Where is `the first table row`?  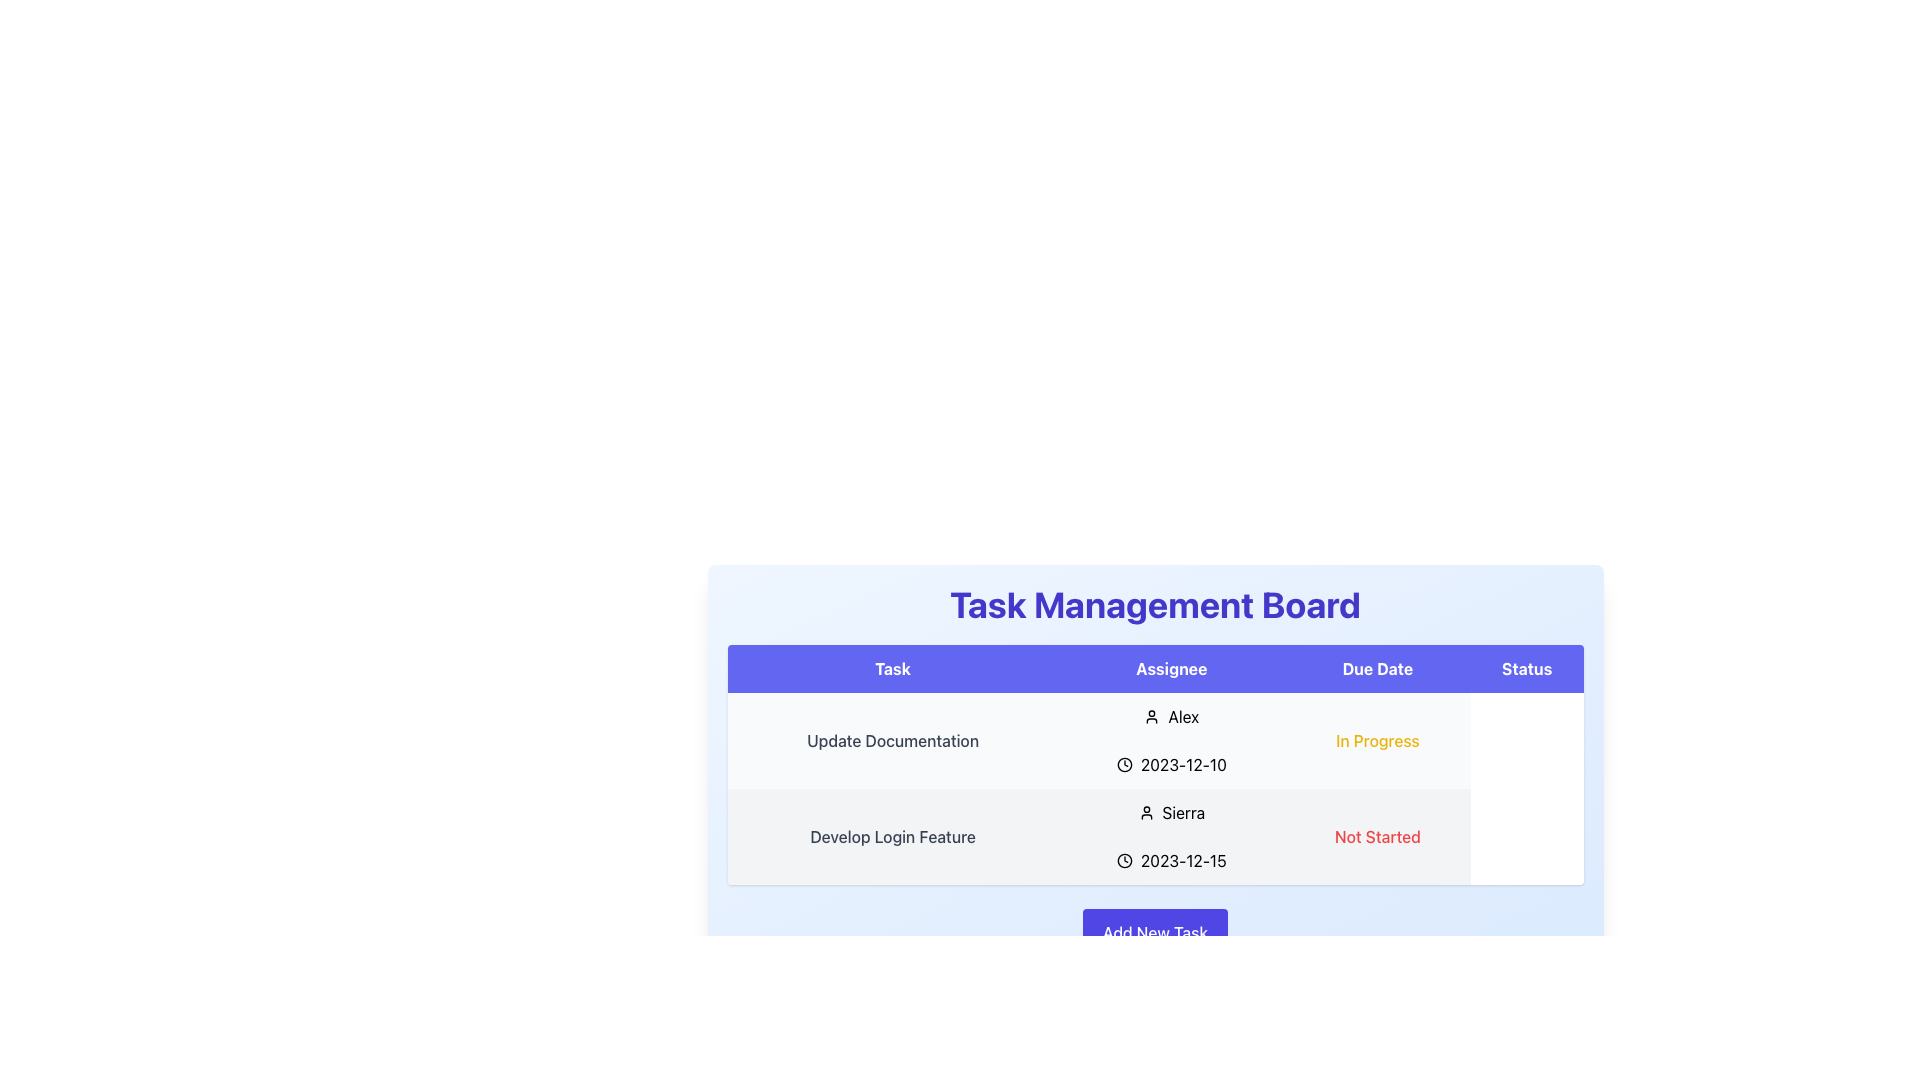 the first table row is located at coordinates (1155, 740).